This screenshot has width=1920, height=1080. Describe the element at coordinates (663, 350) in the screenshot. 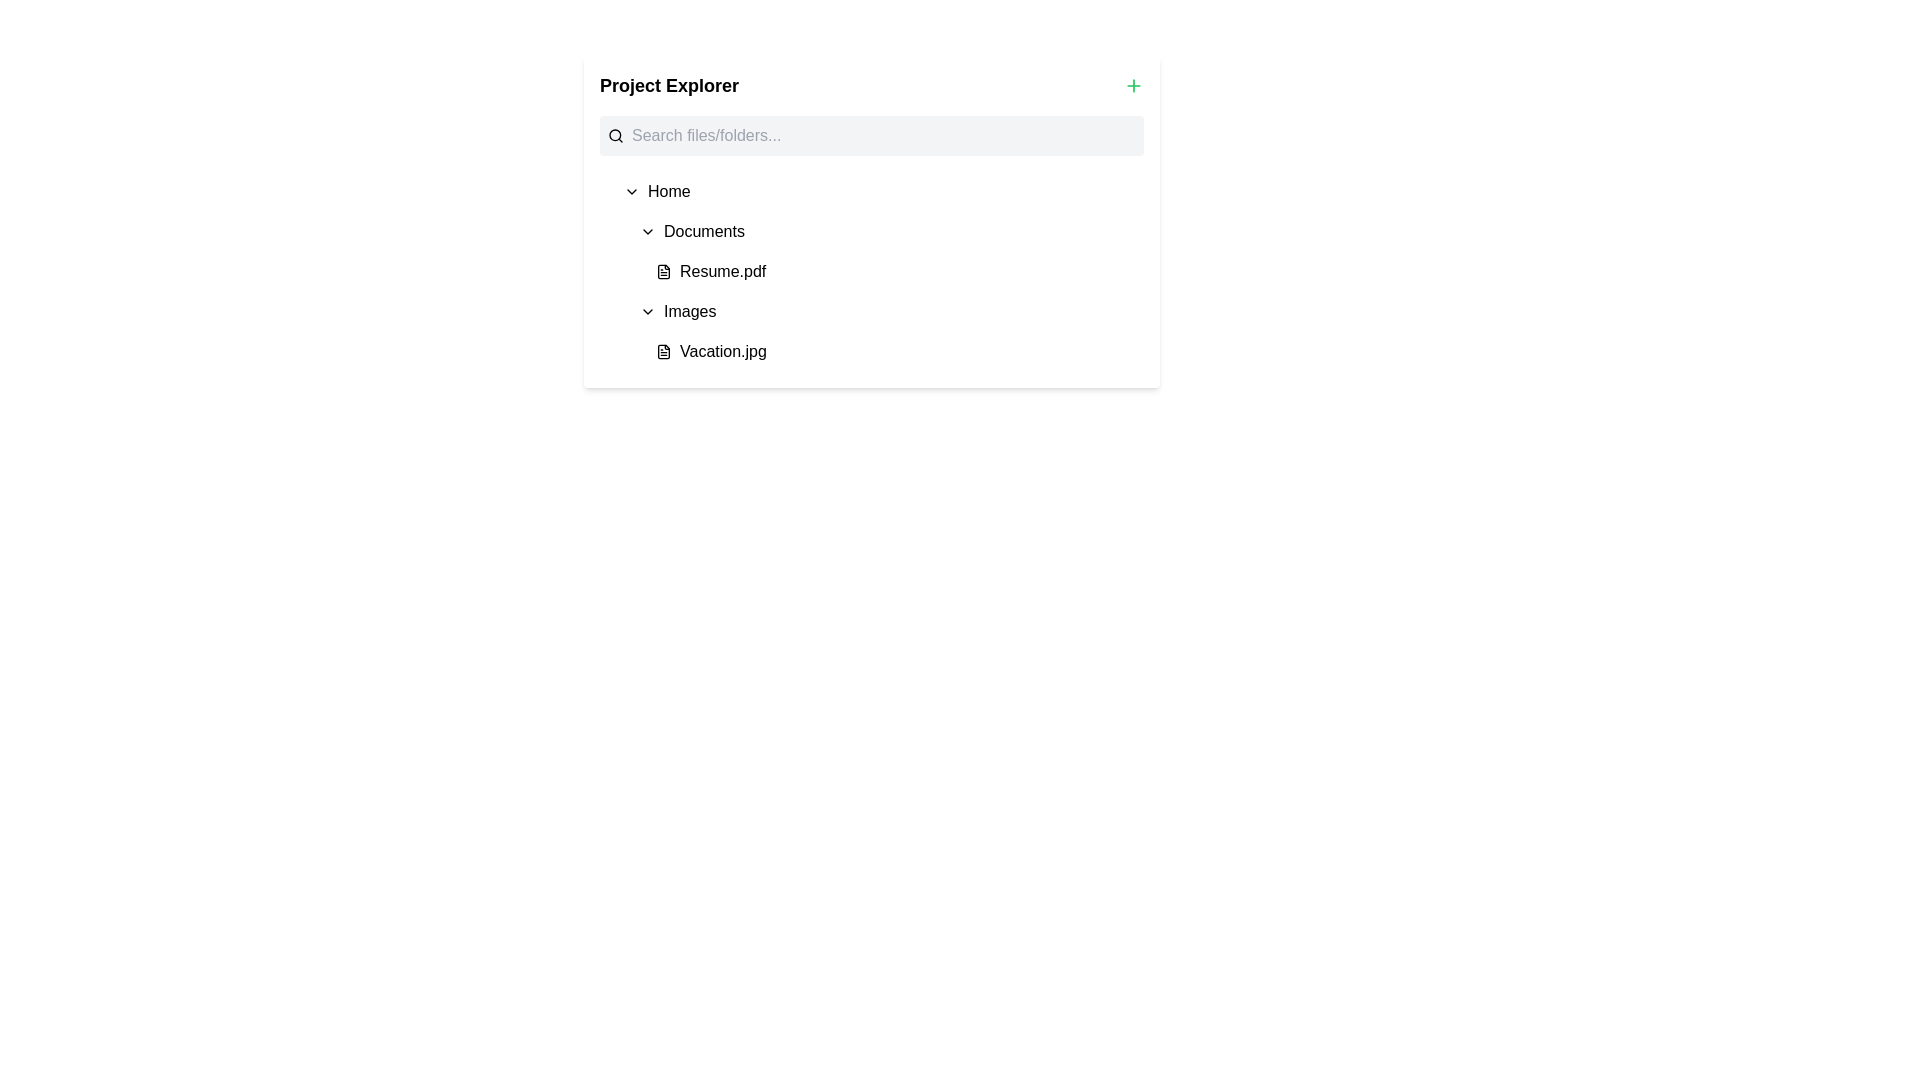

I see `the icon resembling a document or file located near the 'Vacation.jpg' filename` at that location.